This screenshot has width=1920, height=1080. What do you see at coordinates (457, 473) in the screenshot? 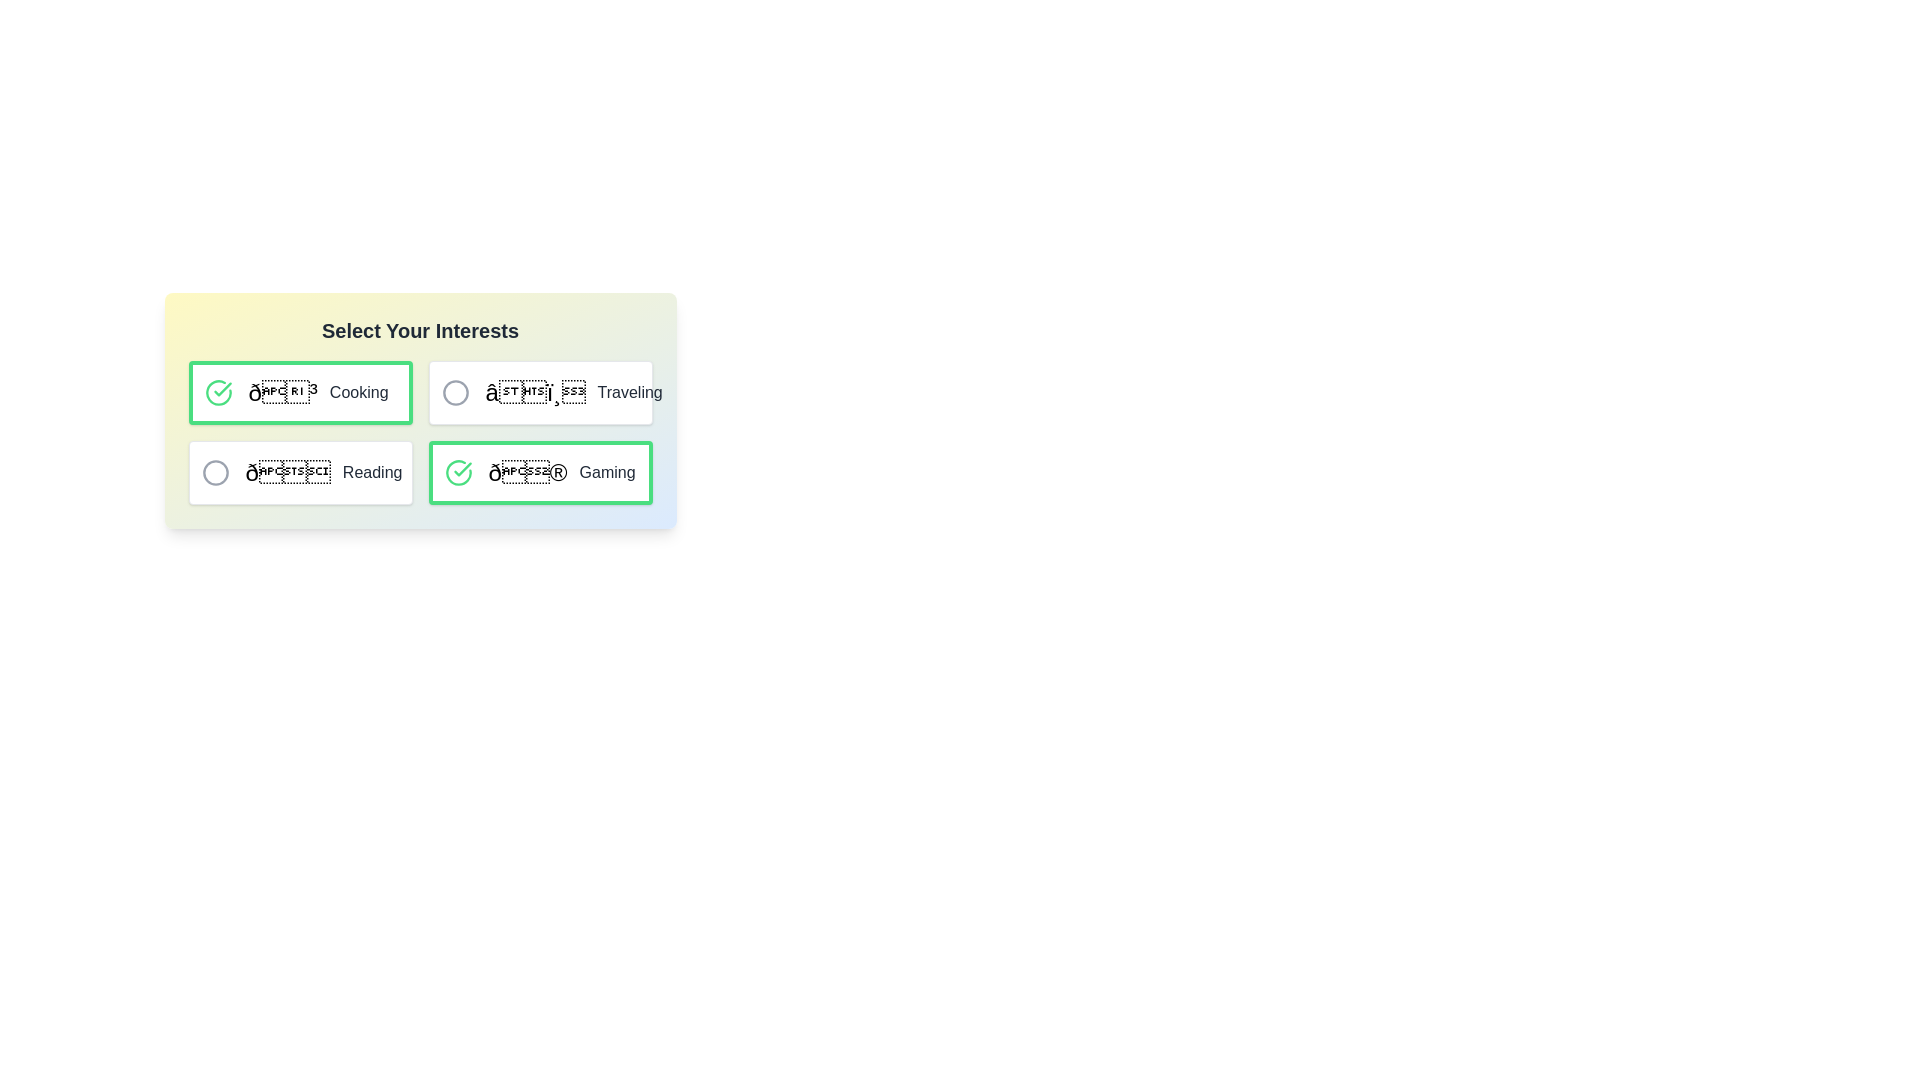
I see `the interest Gaming` at bounding box center [457, 473].